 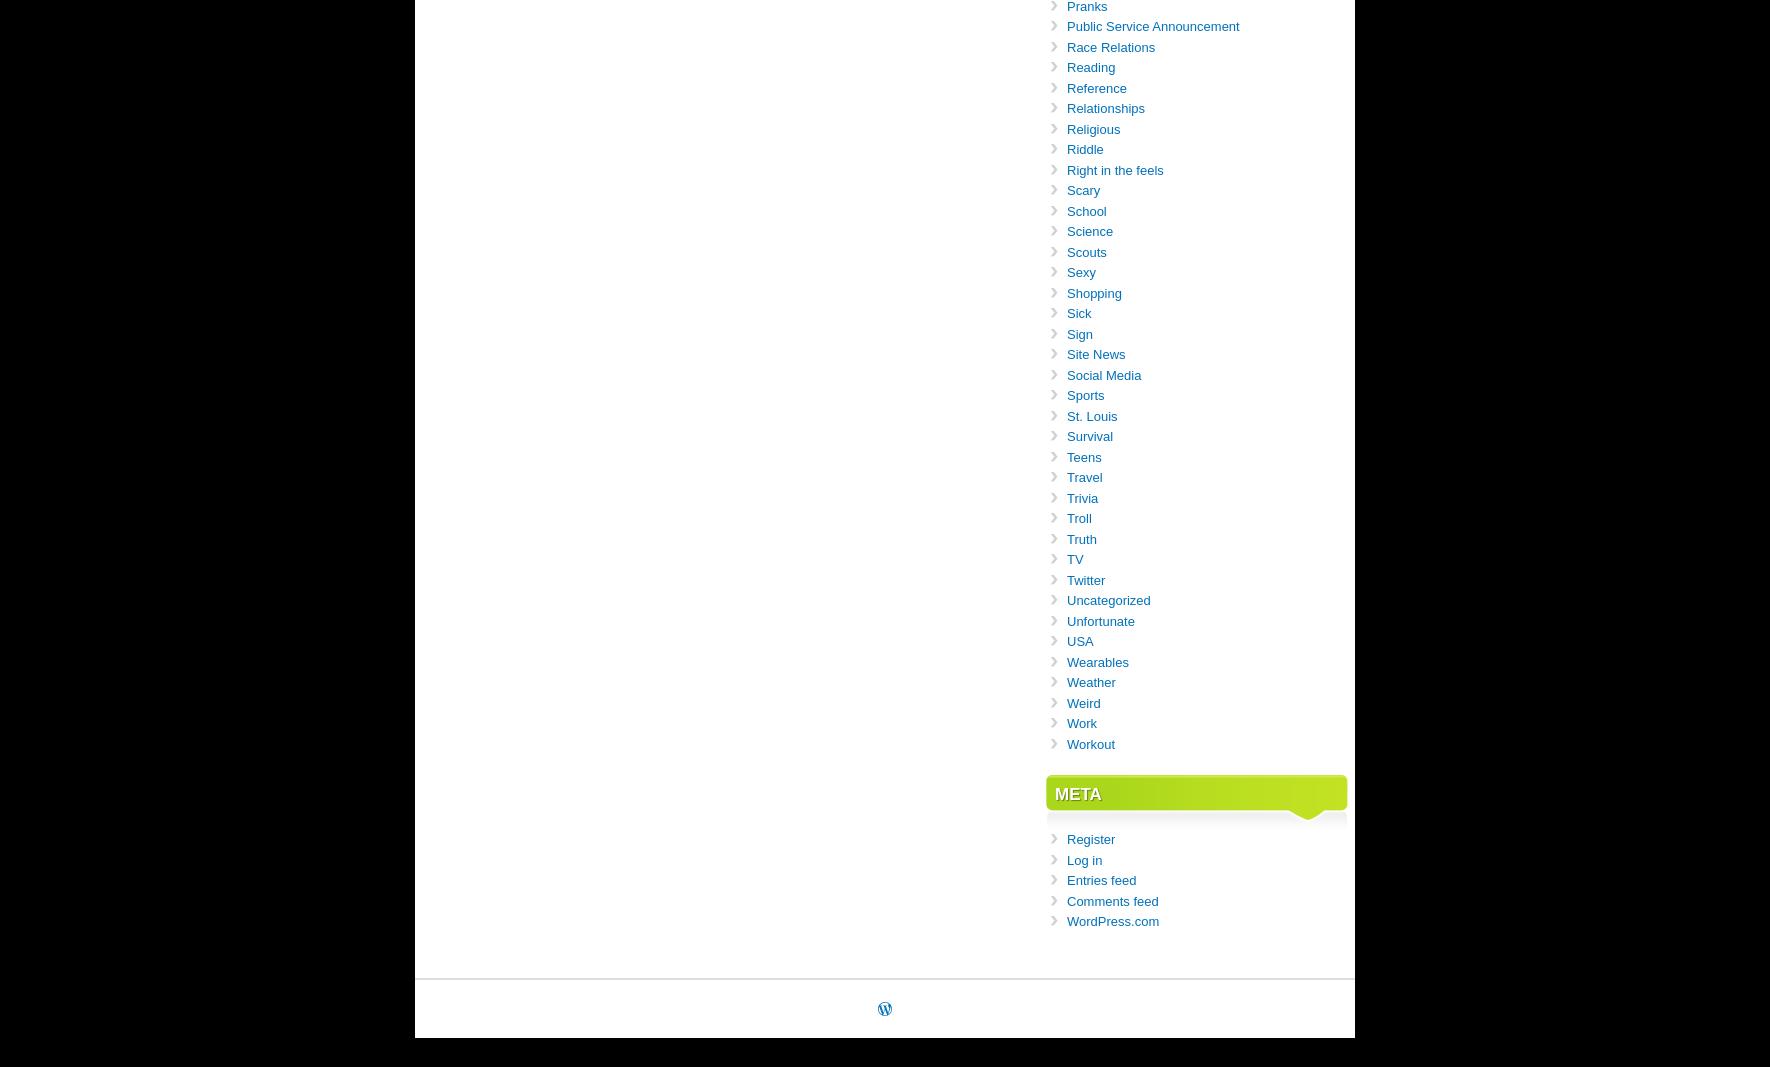 What do you see at coordinates (1082, 722) in the screenshot?
I see `'Work'` at bounding box center [1082, 722].